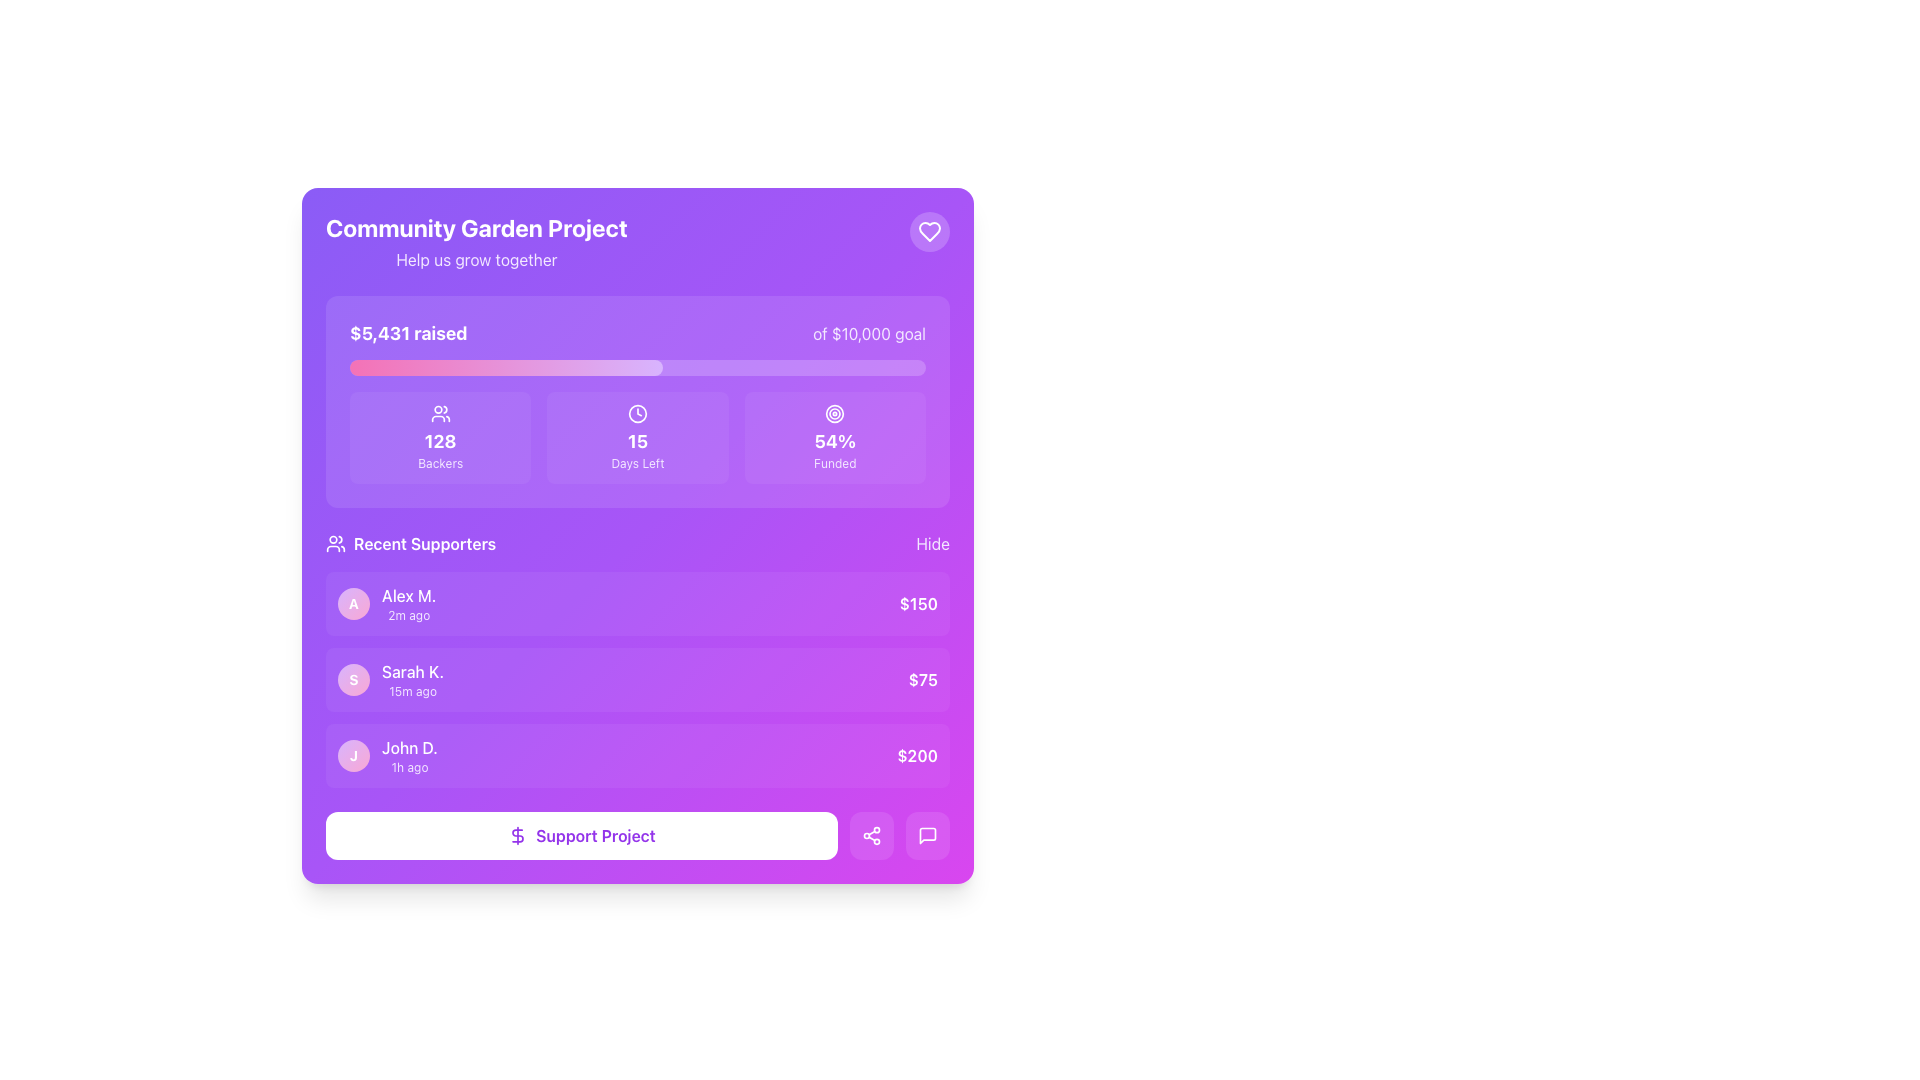 This screenshot has height=1080, width=1920. I want to click on the circular avatar icon filled with a gradient transitioning from purple to pink, featuring a bold, white letter 'A', located in the 'Recent Supporters' section, so click(354, 603).